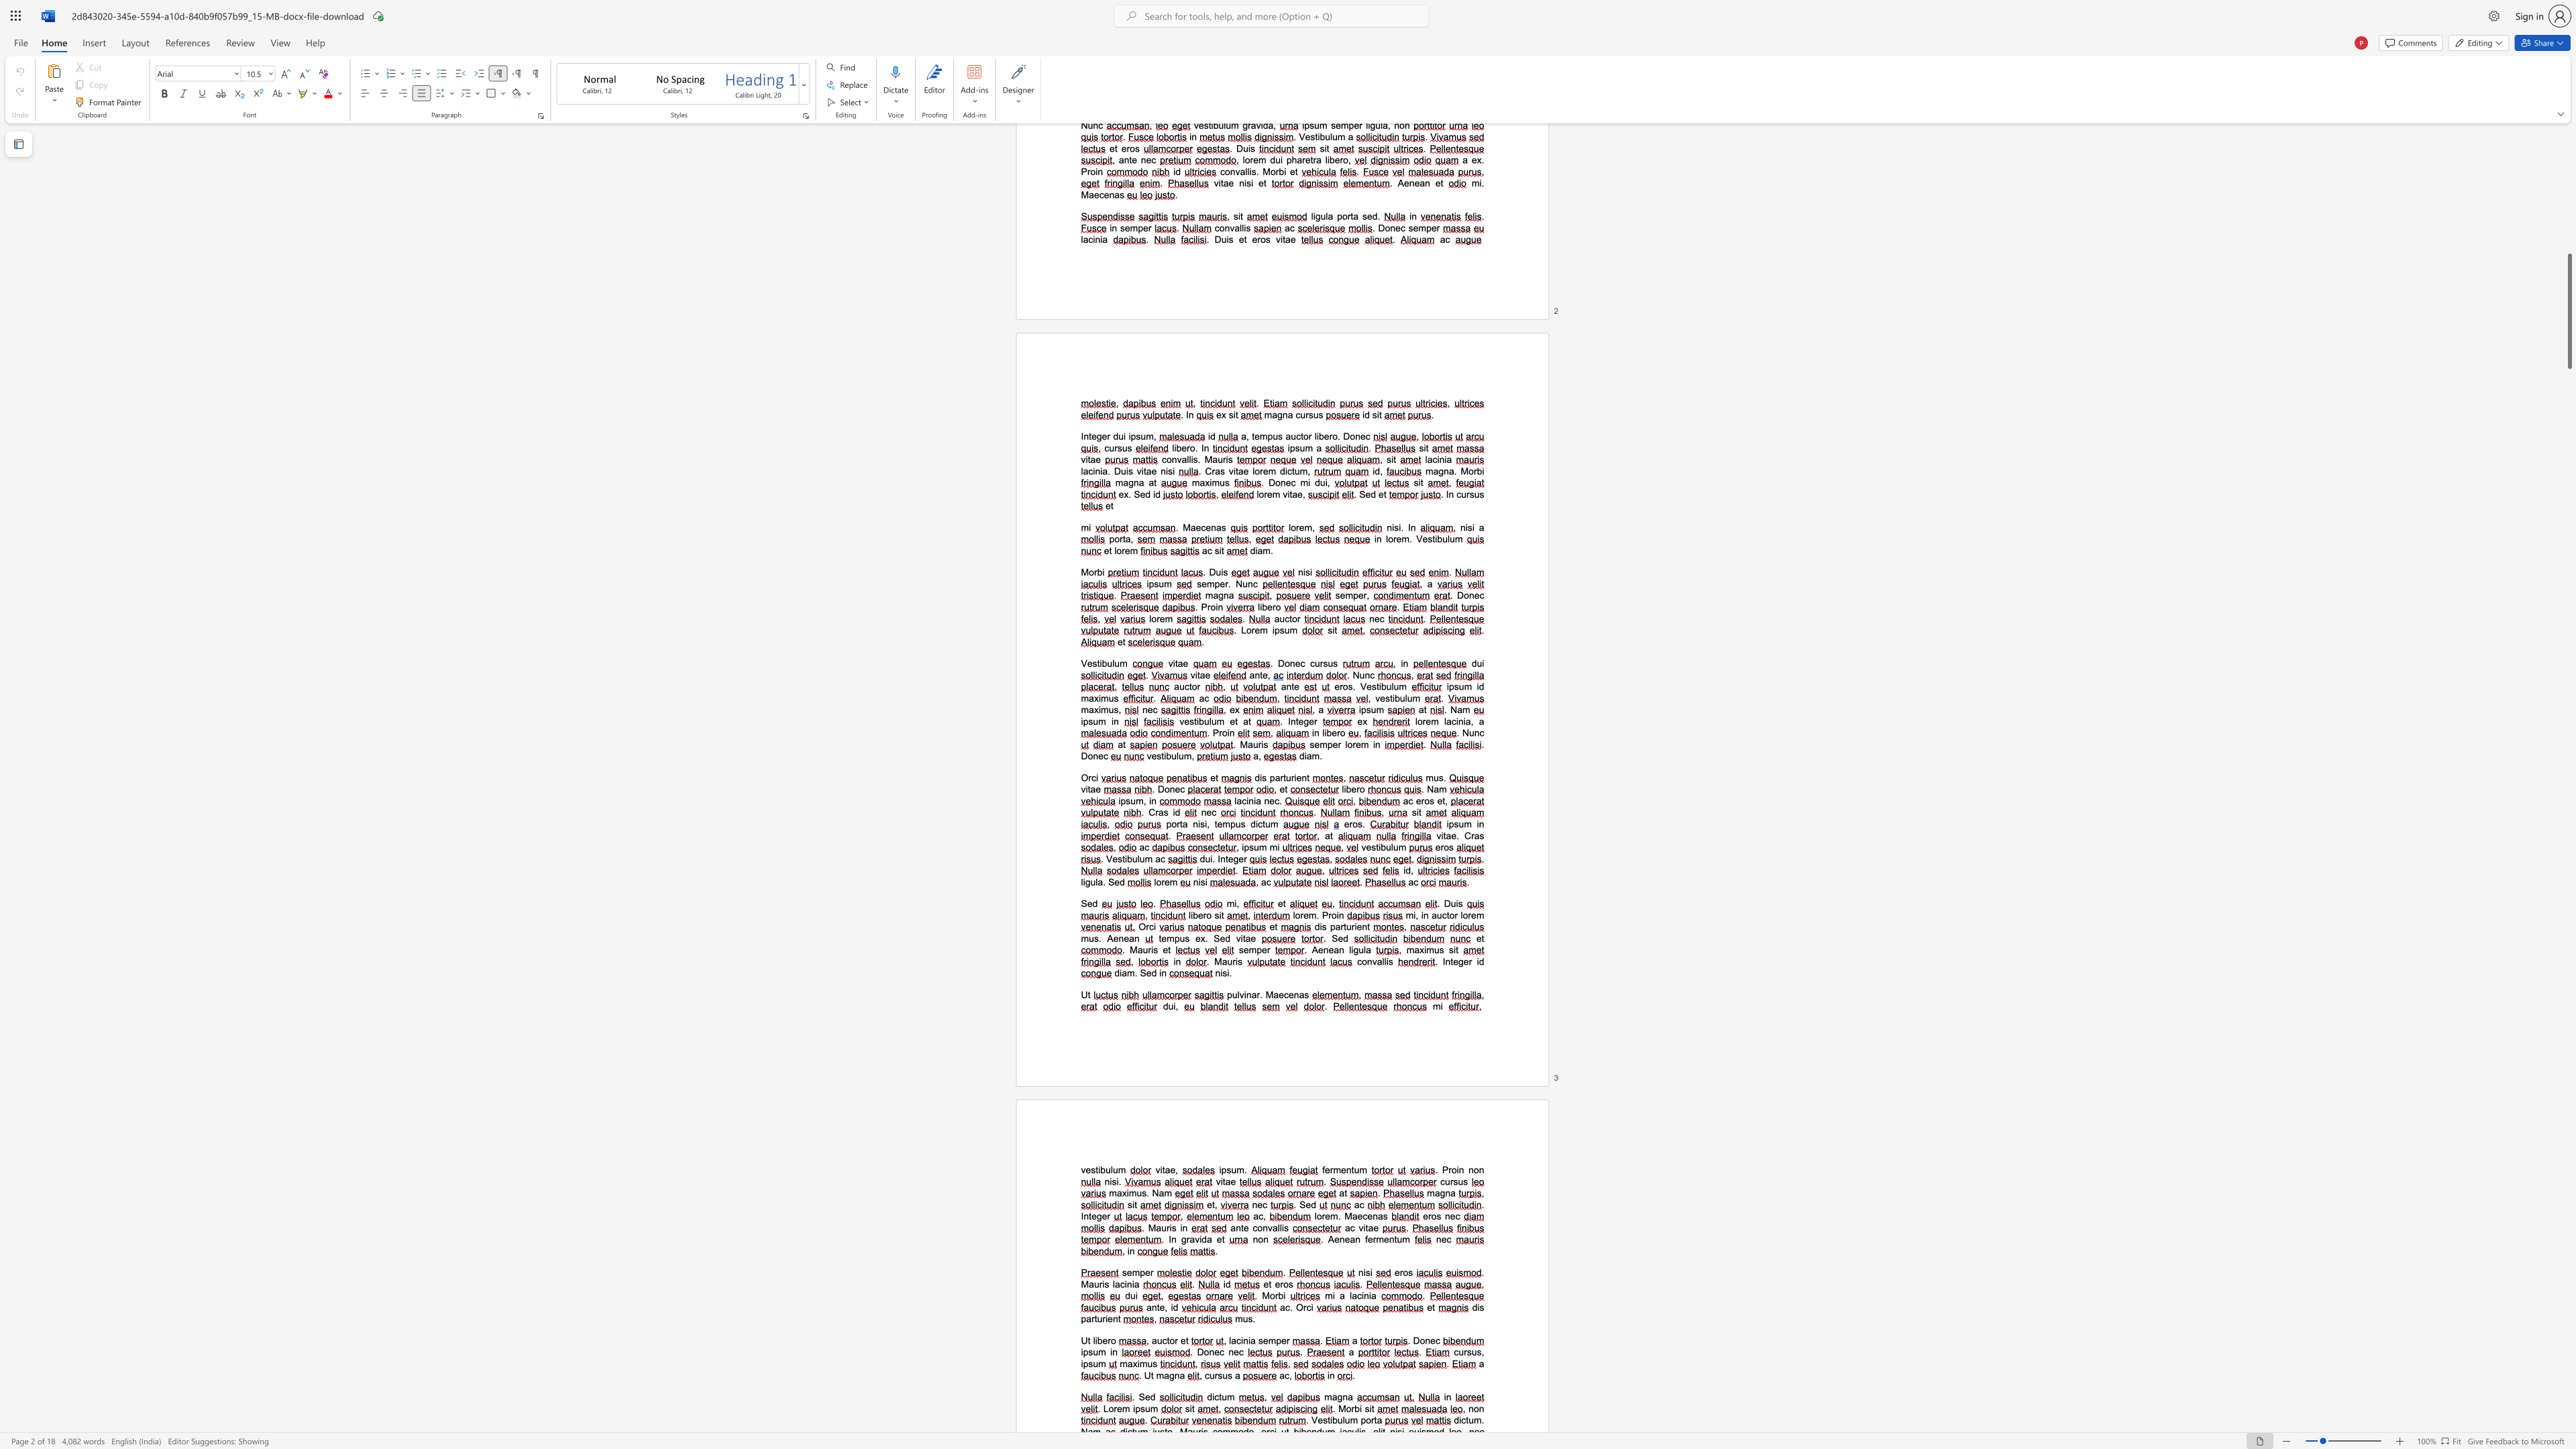 The width and height of the screenshot is (2576, 1449). What do you see at coordinates (1159, 972) in the screenshot?
I see `the 2th character "i" in the text` at bounding box center [1159, 972].